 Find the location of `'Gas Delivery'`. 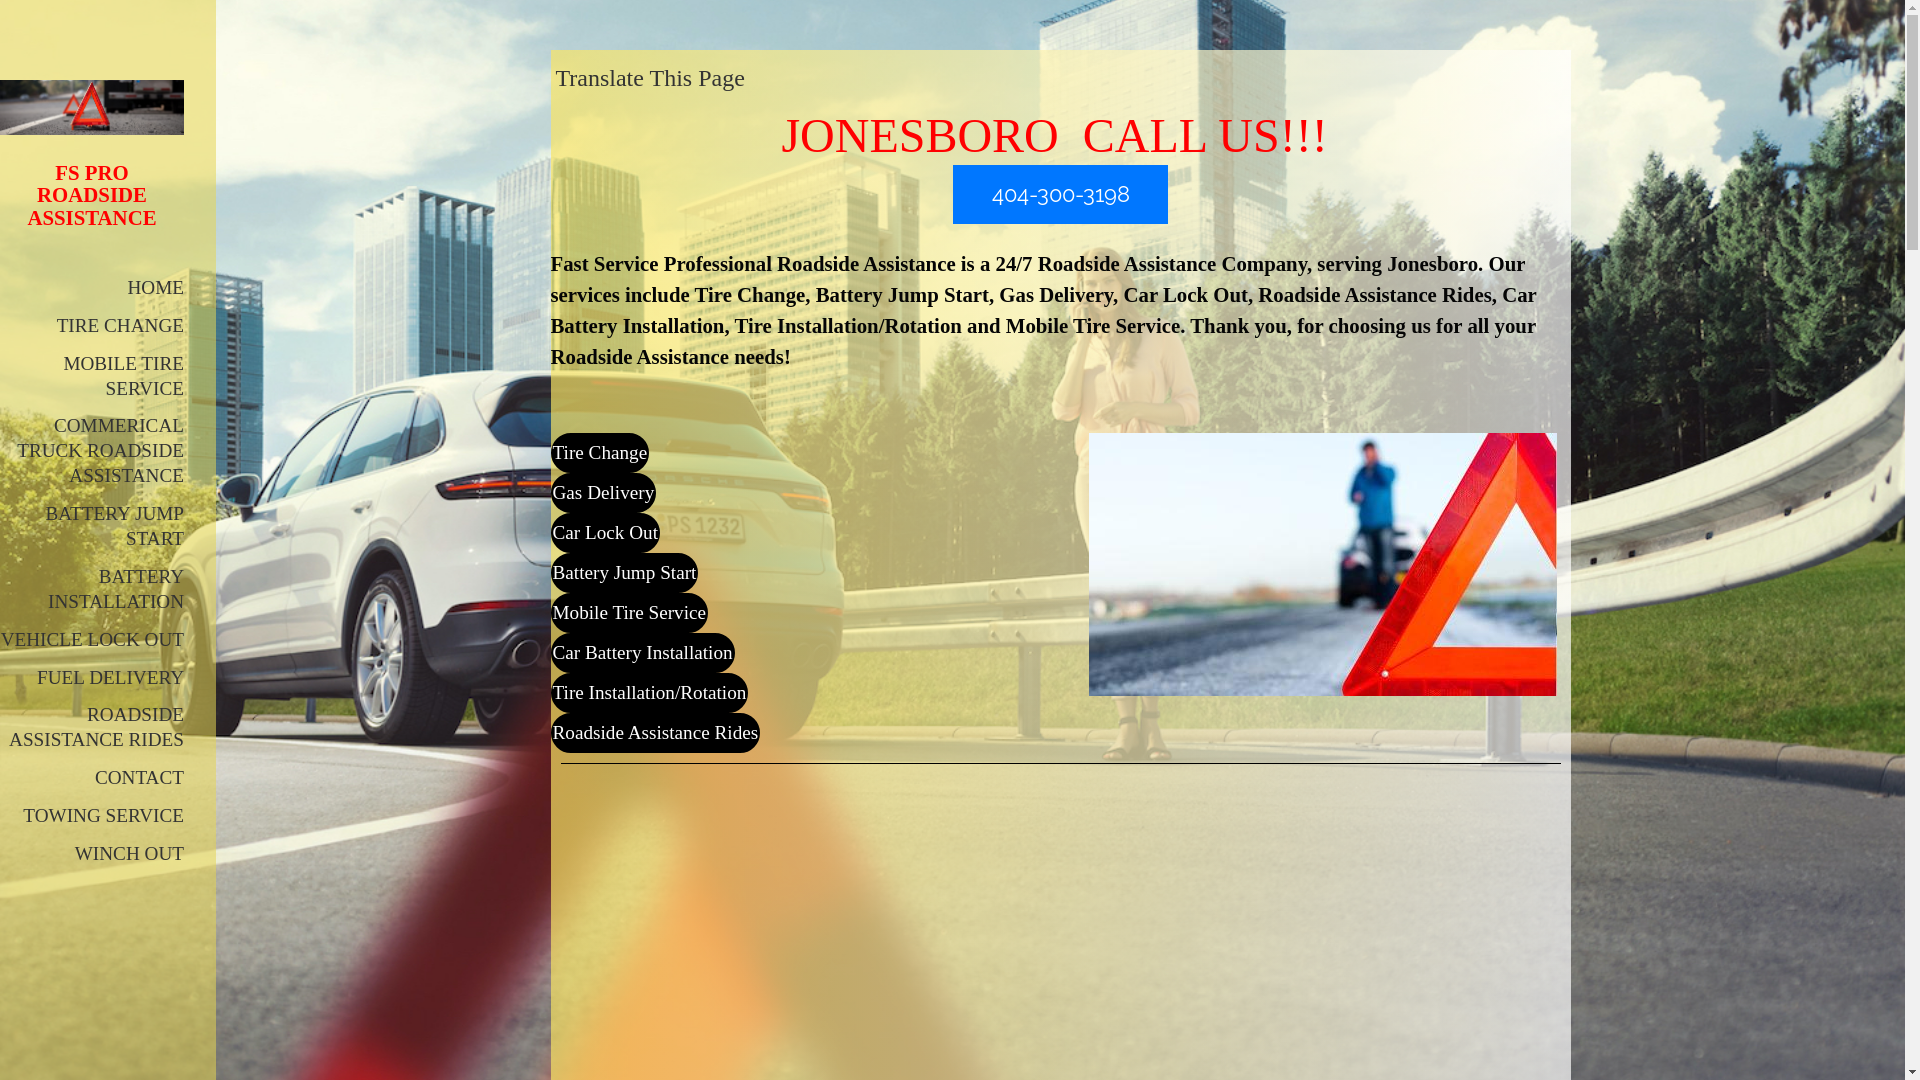

'Gas Delivery' is located at coordinates (550, 493).